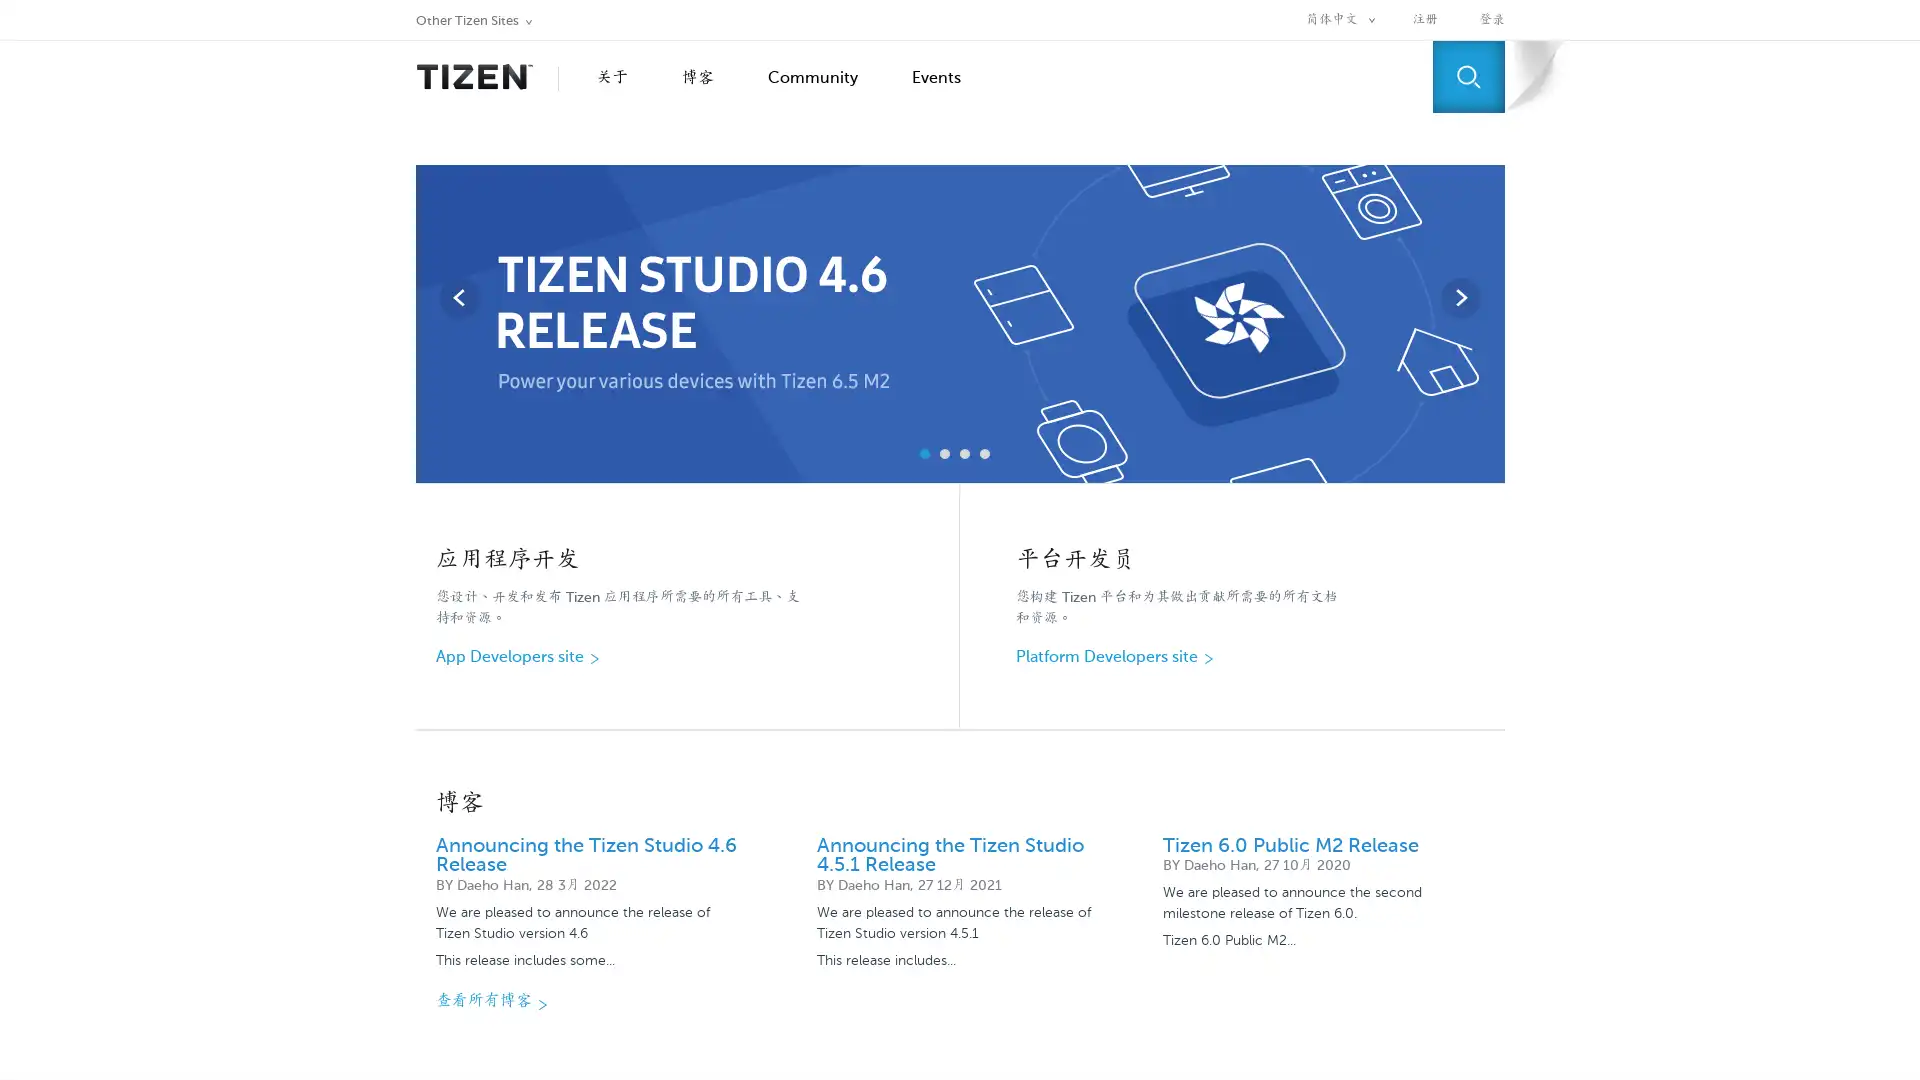  Describe the element at coordinates (964, 454) in the screenshot. I see `3` at that location.